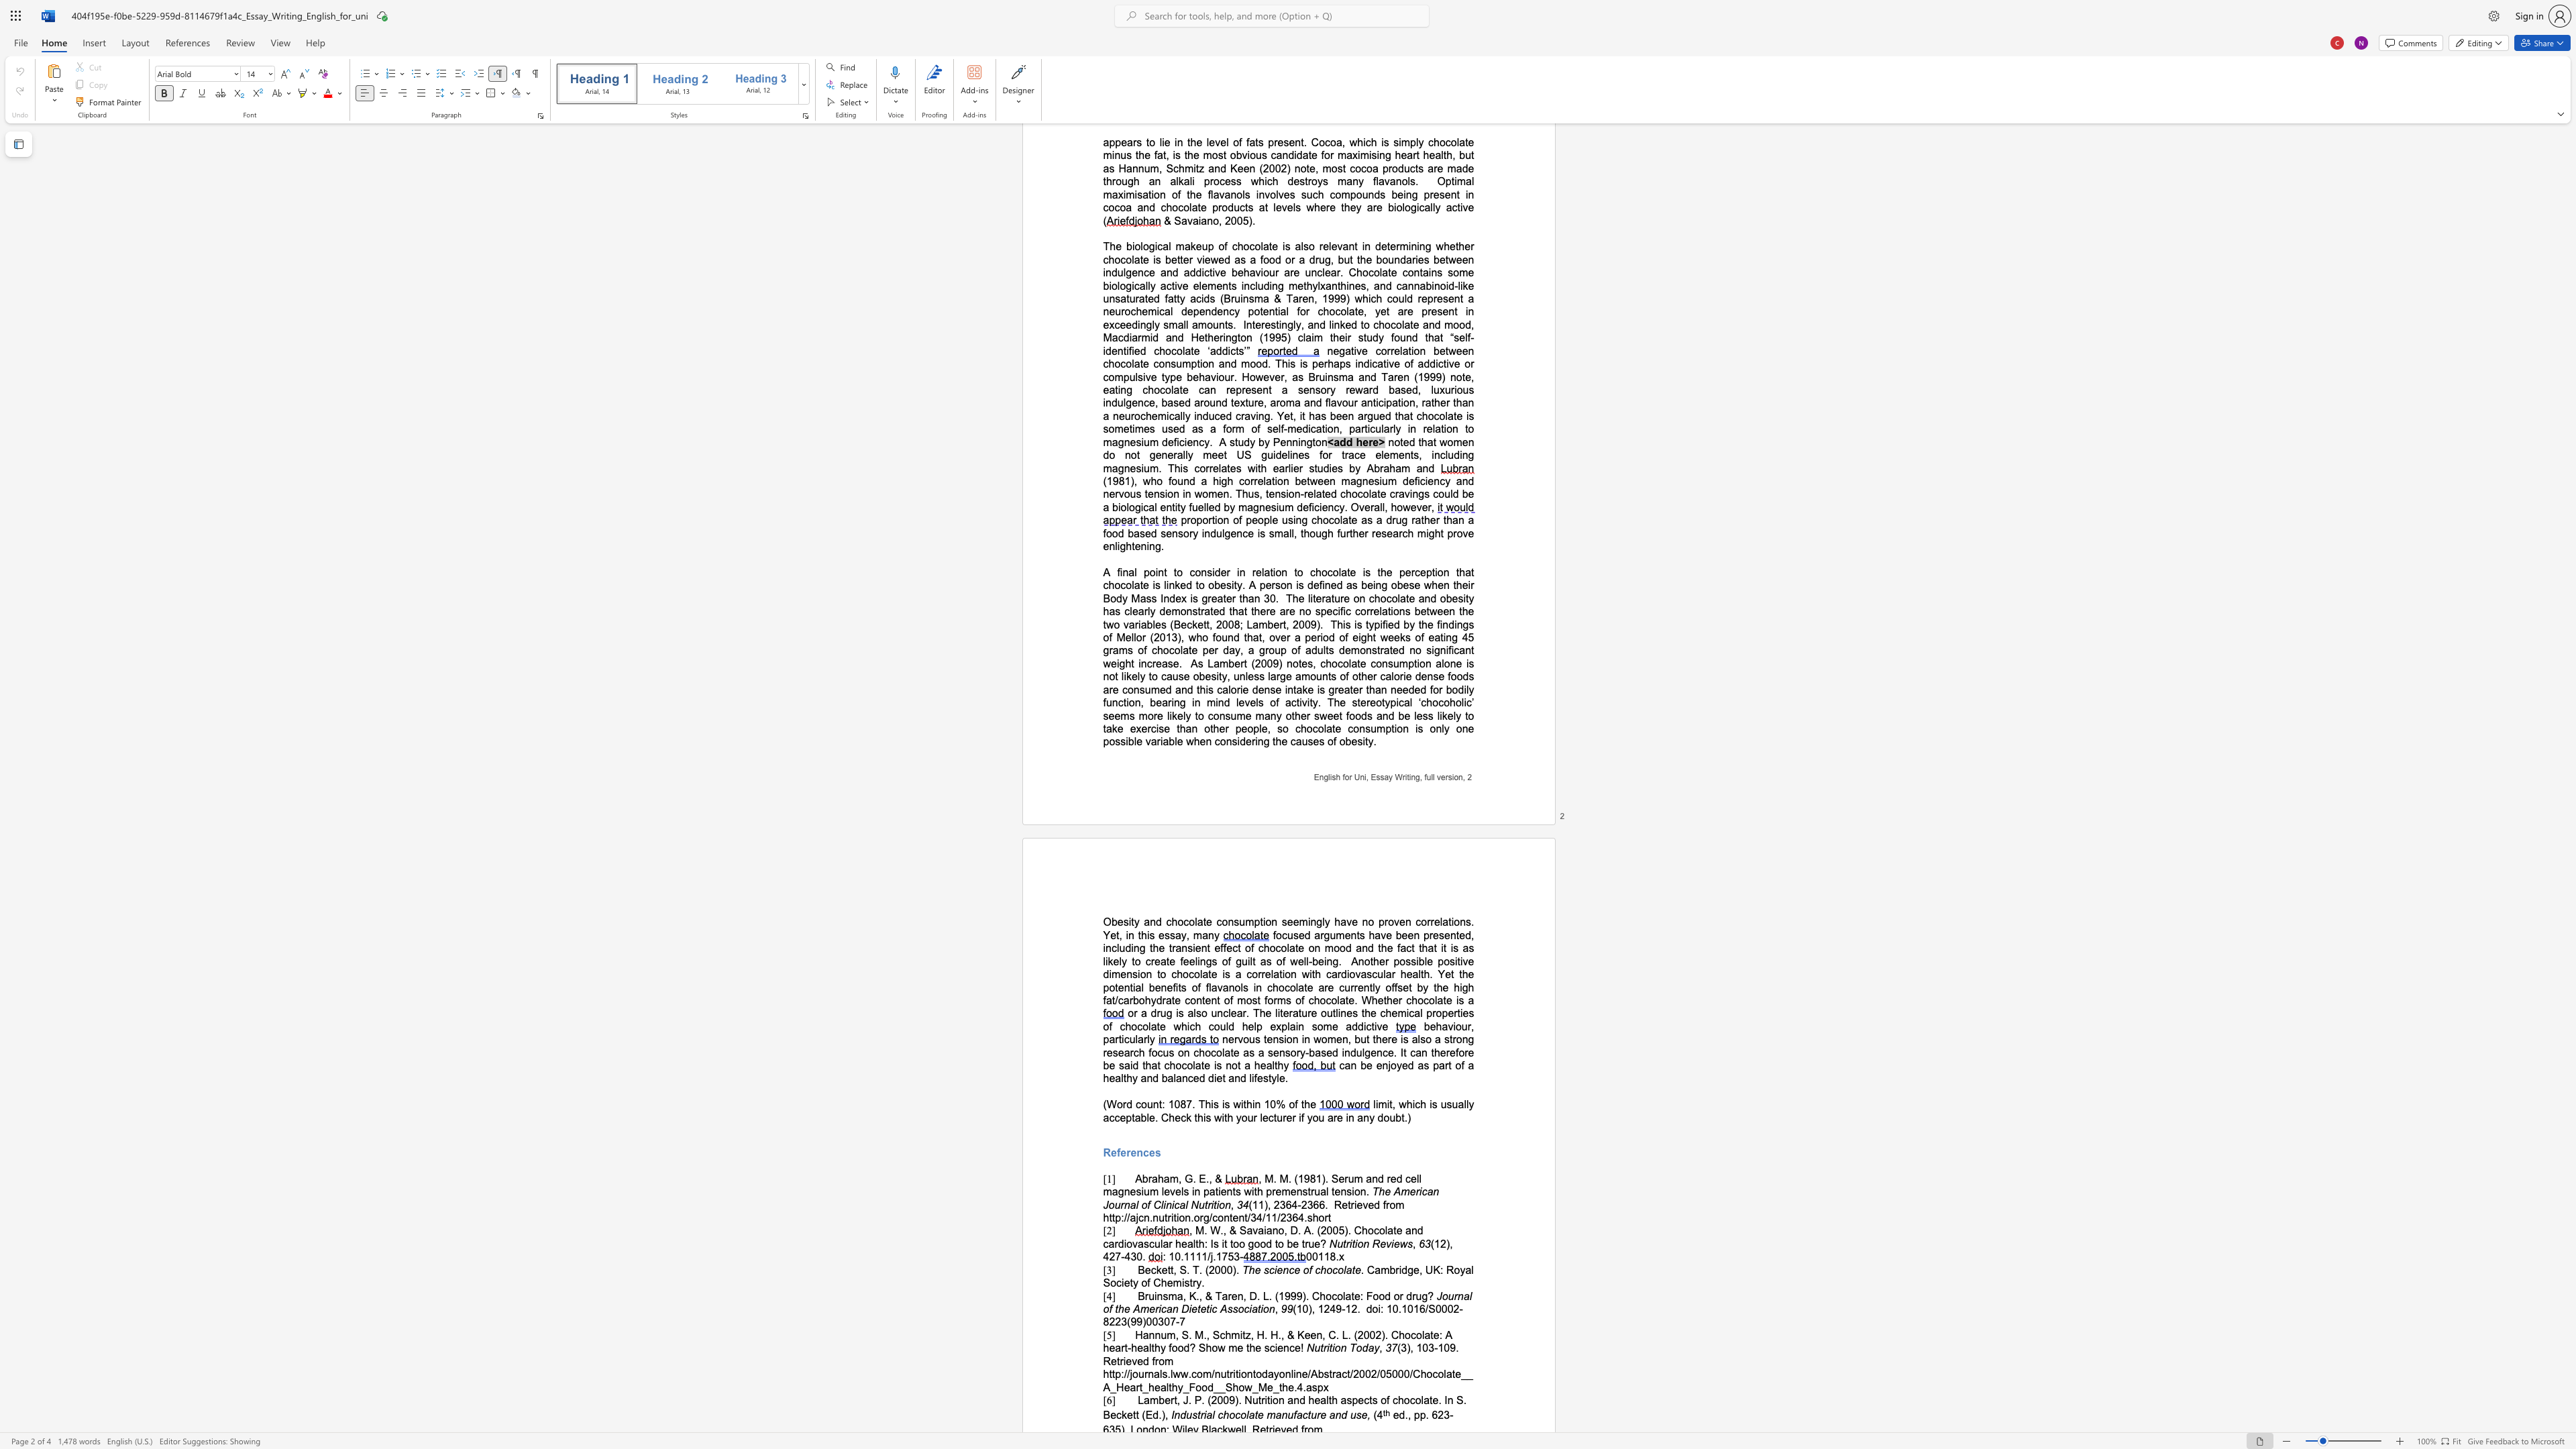  What do you see at coordinates (1222, 1243) in the screenshot?
I see `the subset text "it too good to b" within the text ", M. W., & Savaiano, D. A. (2005). Chocolate and cardiovascular health: Is it too good to be true?"` at bounding box center [1222, 1243].